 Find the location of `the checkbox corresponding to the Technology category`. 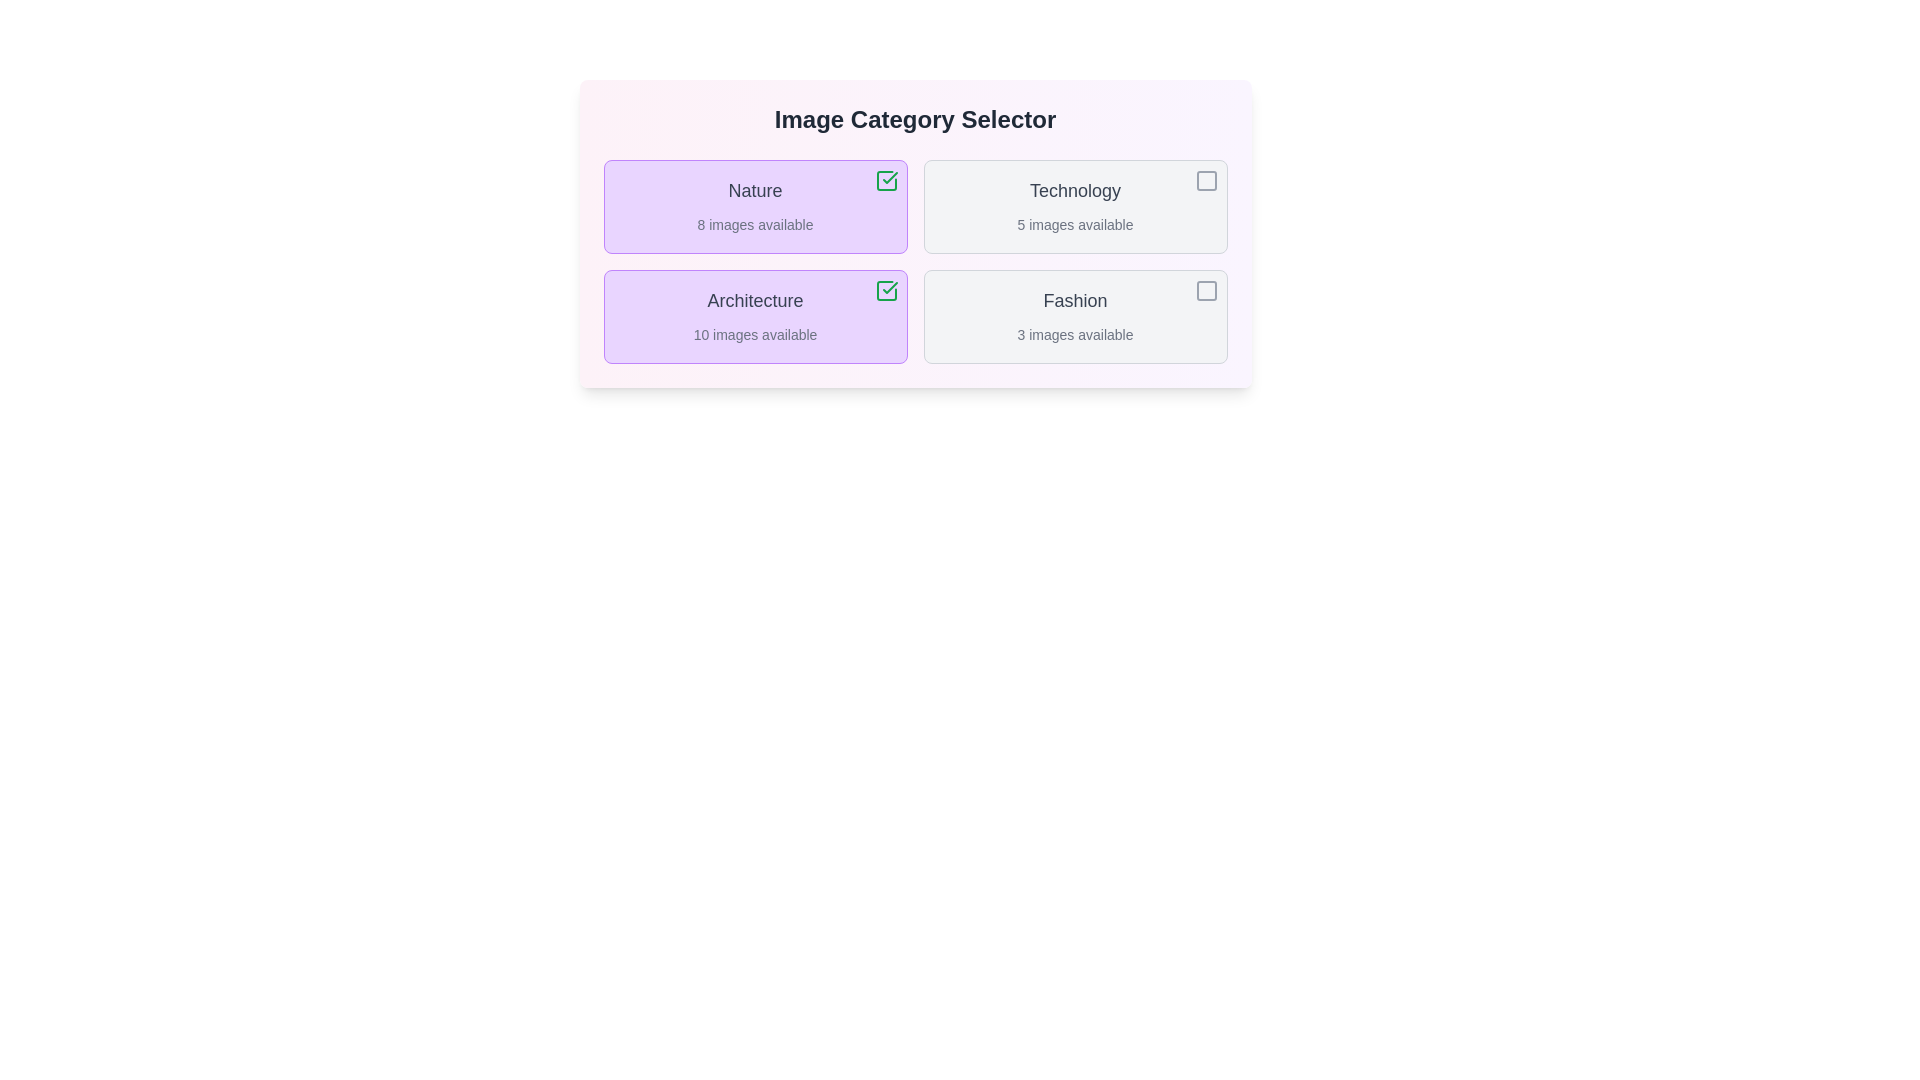

the checkbox corresponding to the Technology category is located at coordinates (1205, 181).